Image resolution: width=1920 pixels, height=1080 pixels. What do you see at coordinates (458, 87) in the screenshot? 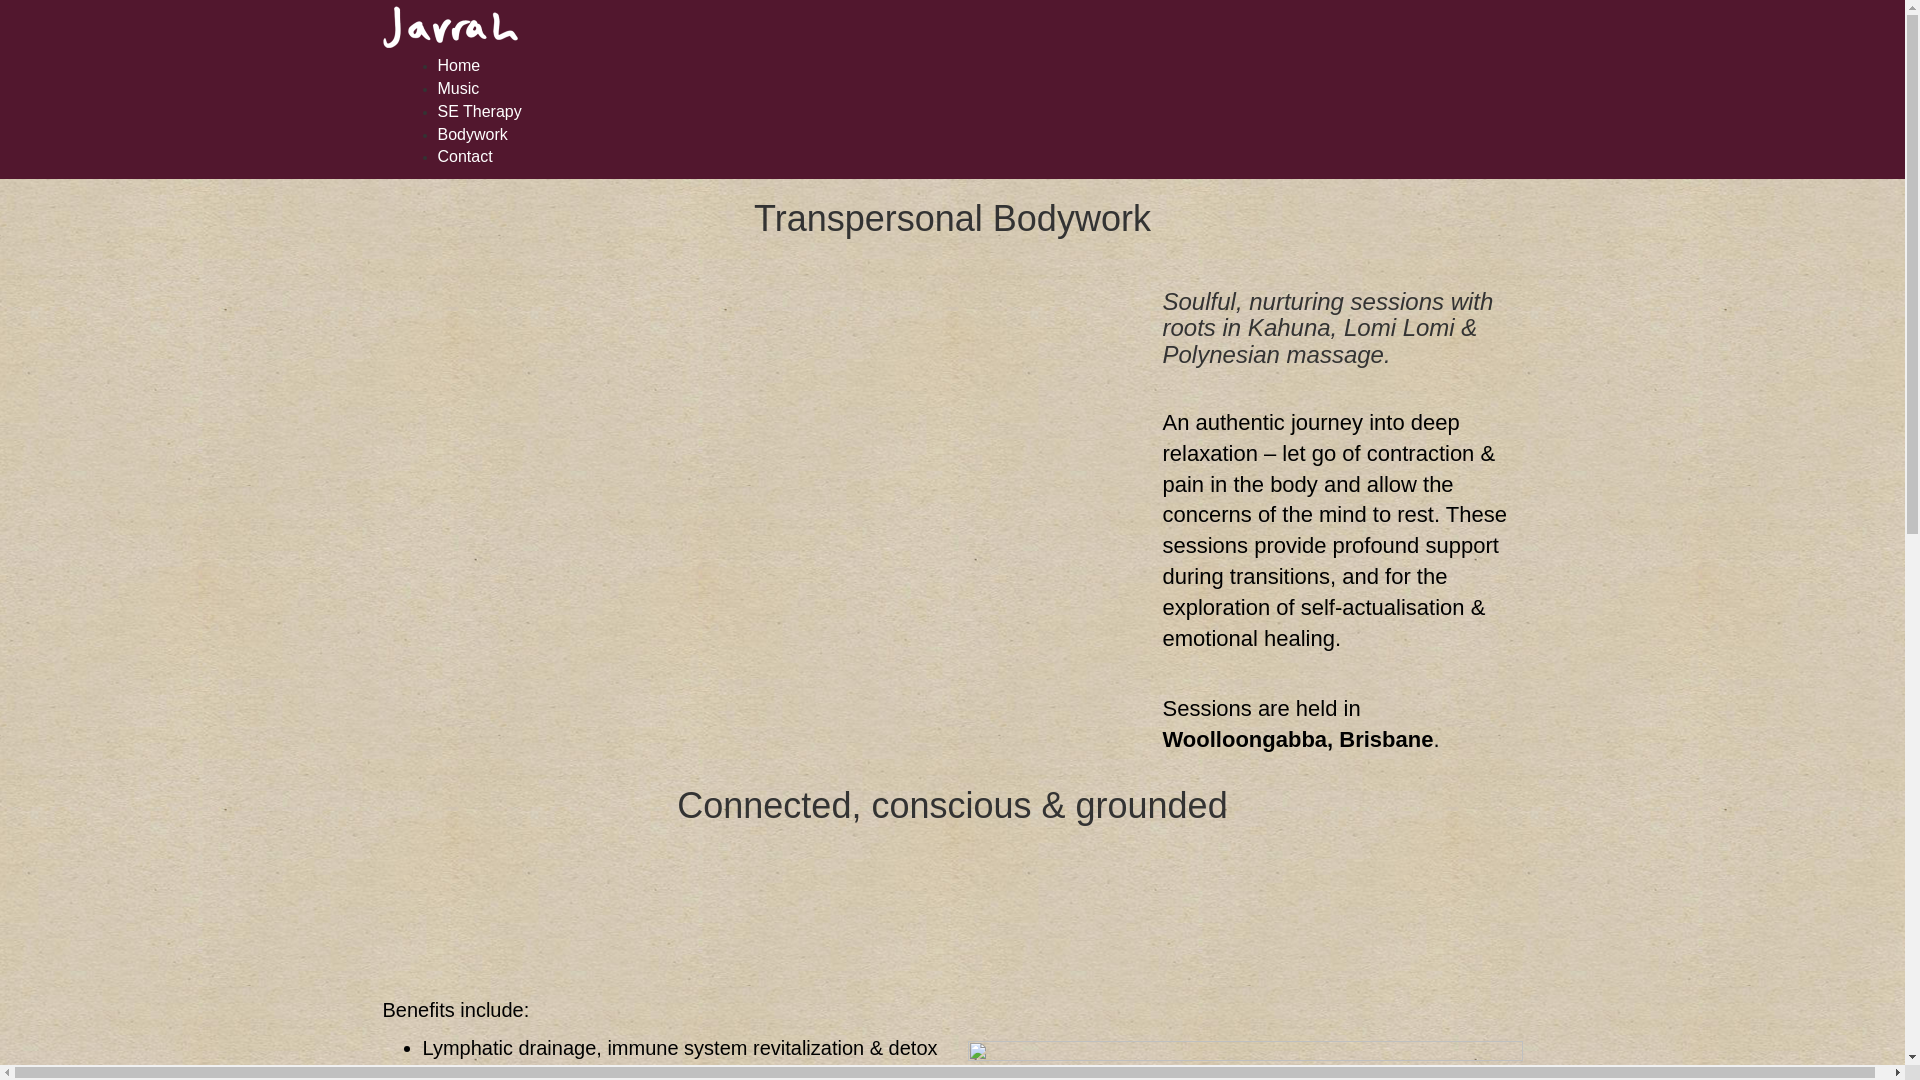
I see `'Music'` at bounding box center [458, 87].